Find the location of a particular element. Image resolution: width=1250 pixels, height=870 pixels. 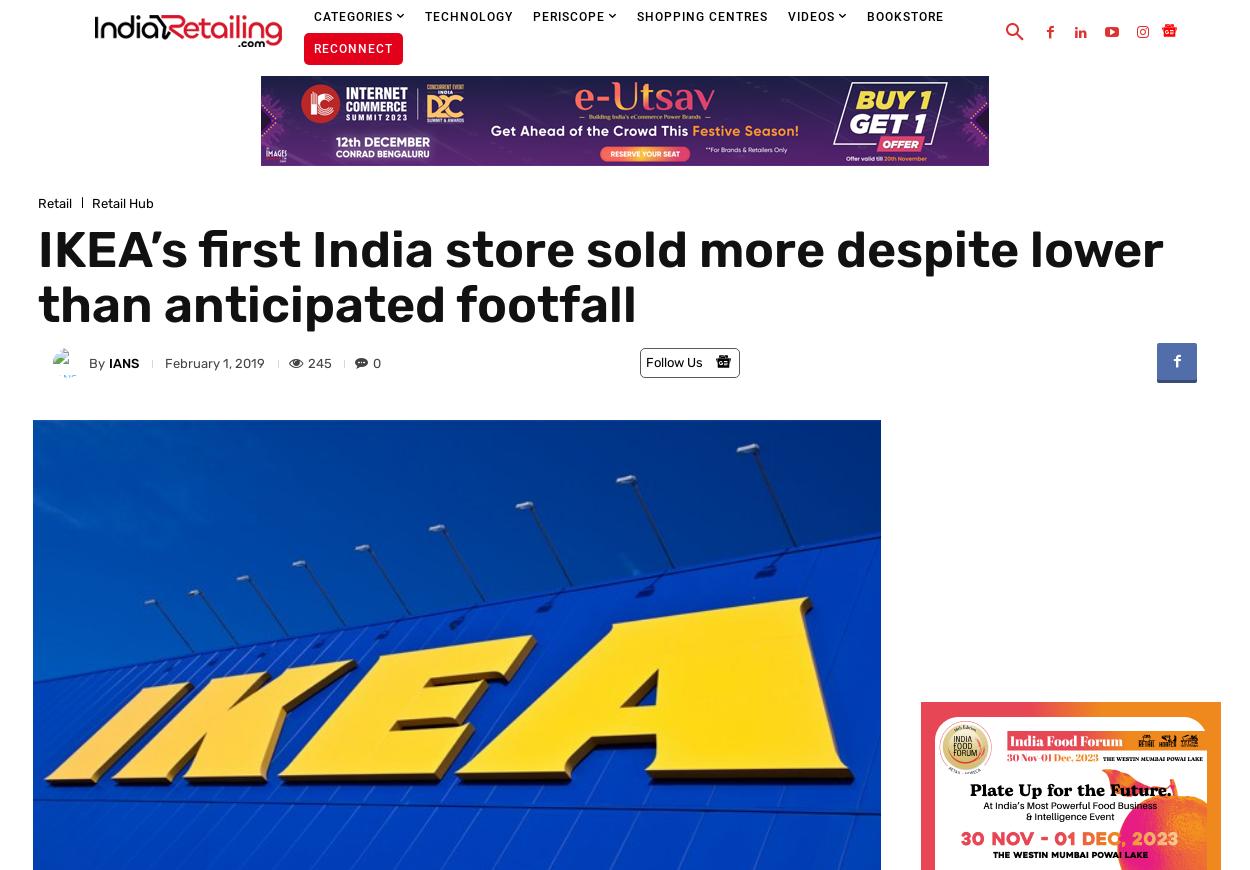

'Shopping Centres' is located at coordinates (637, 15).